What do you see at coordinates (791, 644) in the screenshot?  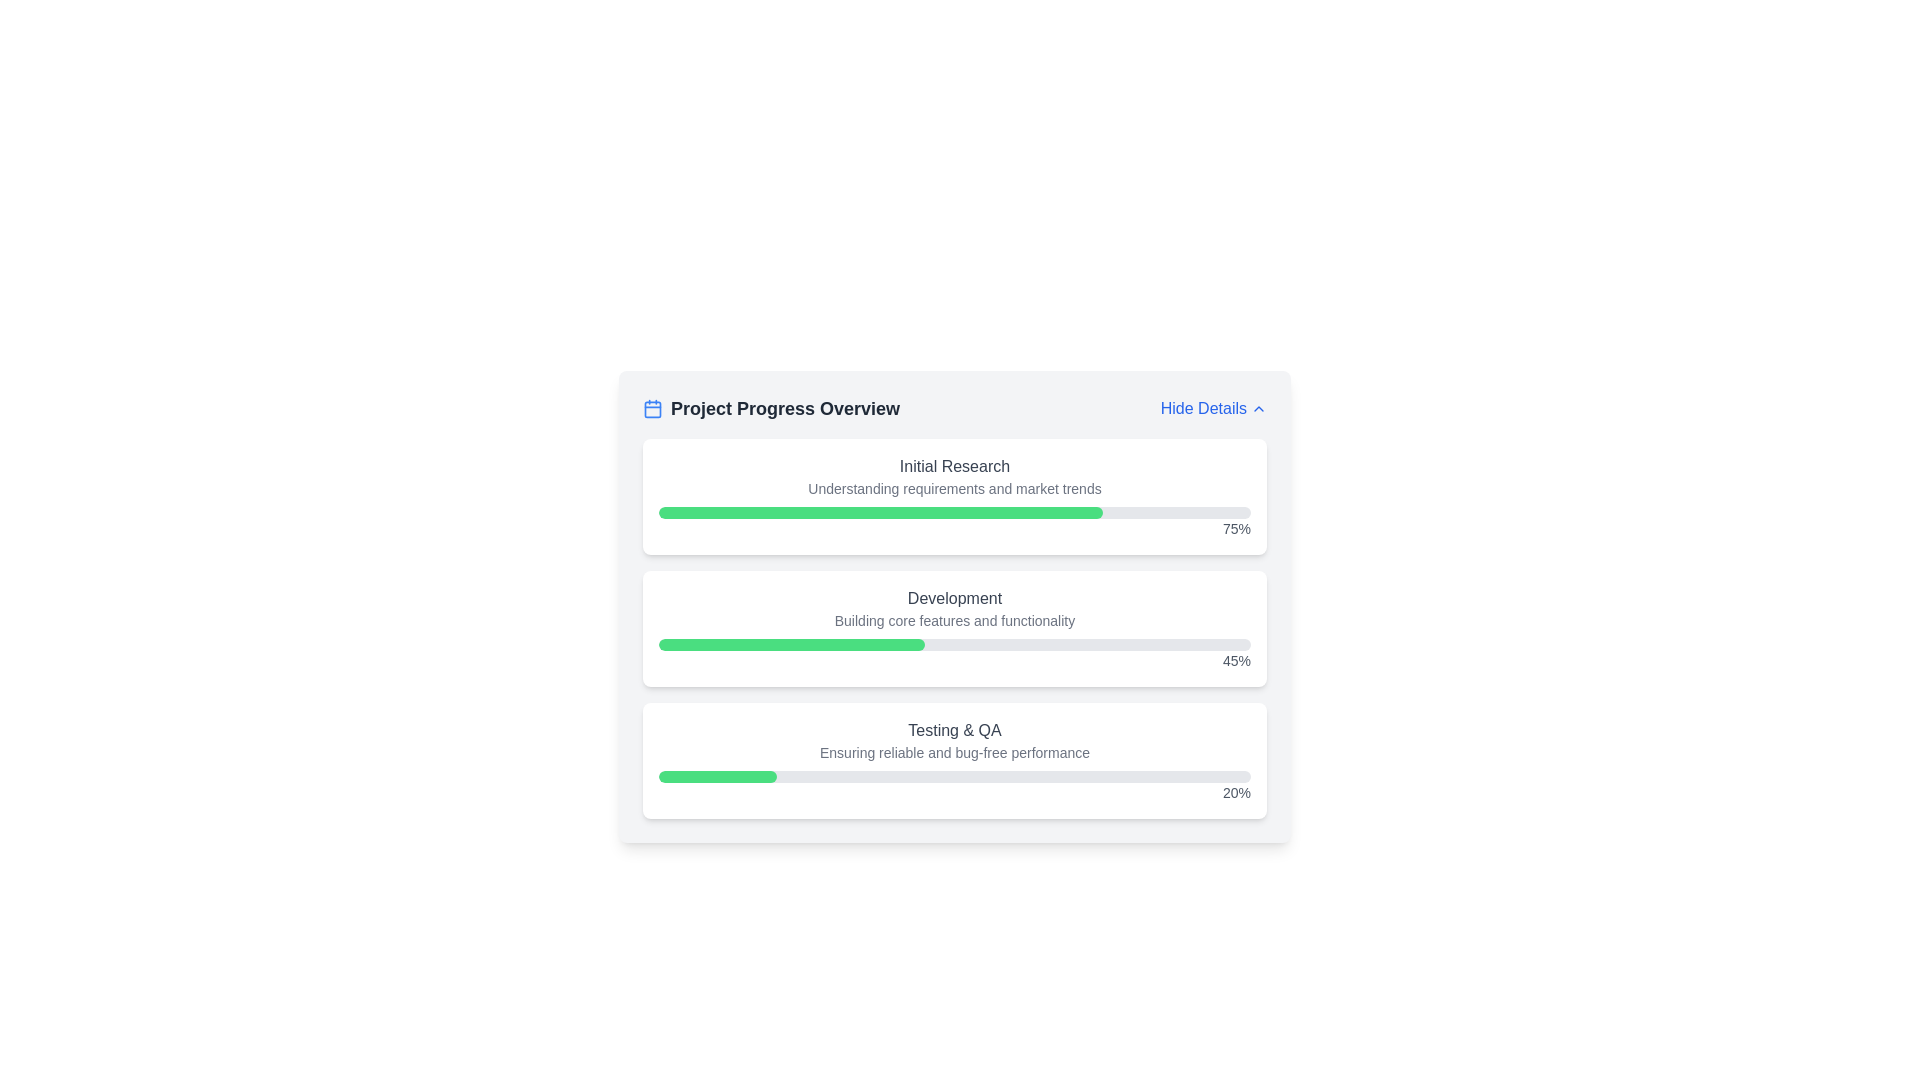 I see `the progress status of the green progress indicator representing 45% completion in the second progress bar under the 'Development' label` at bounding box center [791, 644].